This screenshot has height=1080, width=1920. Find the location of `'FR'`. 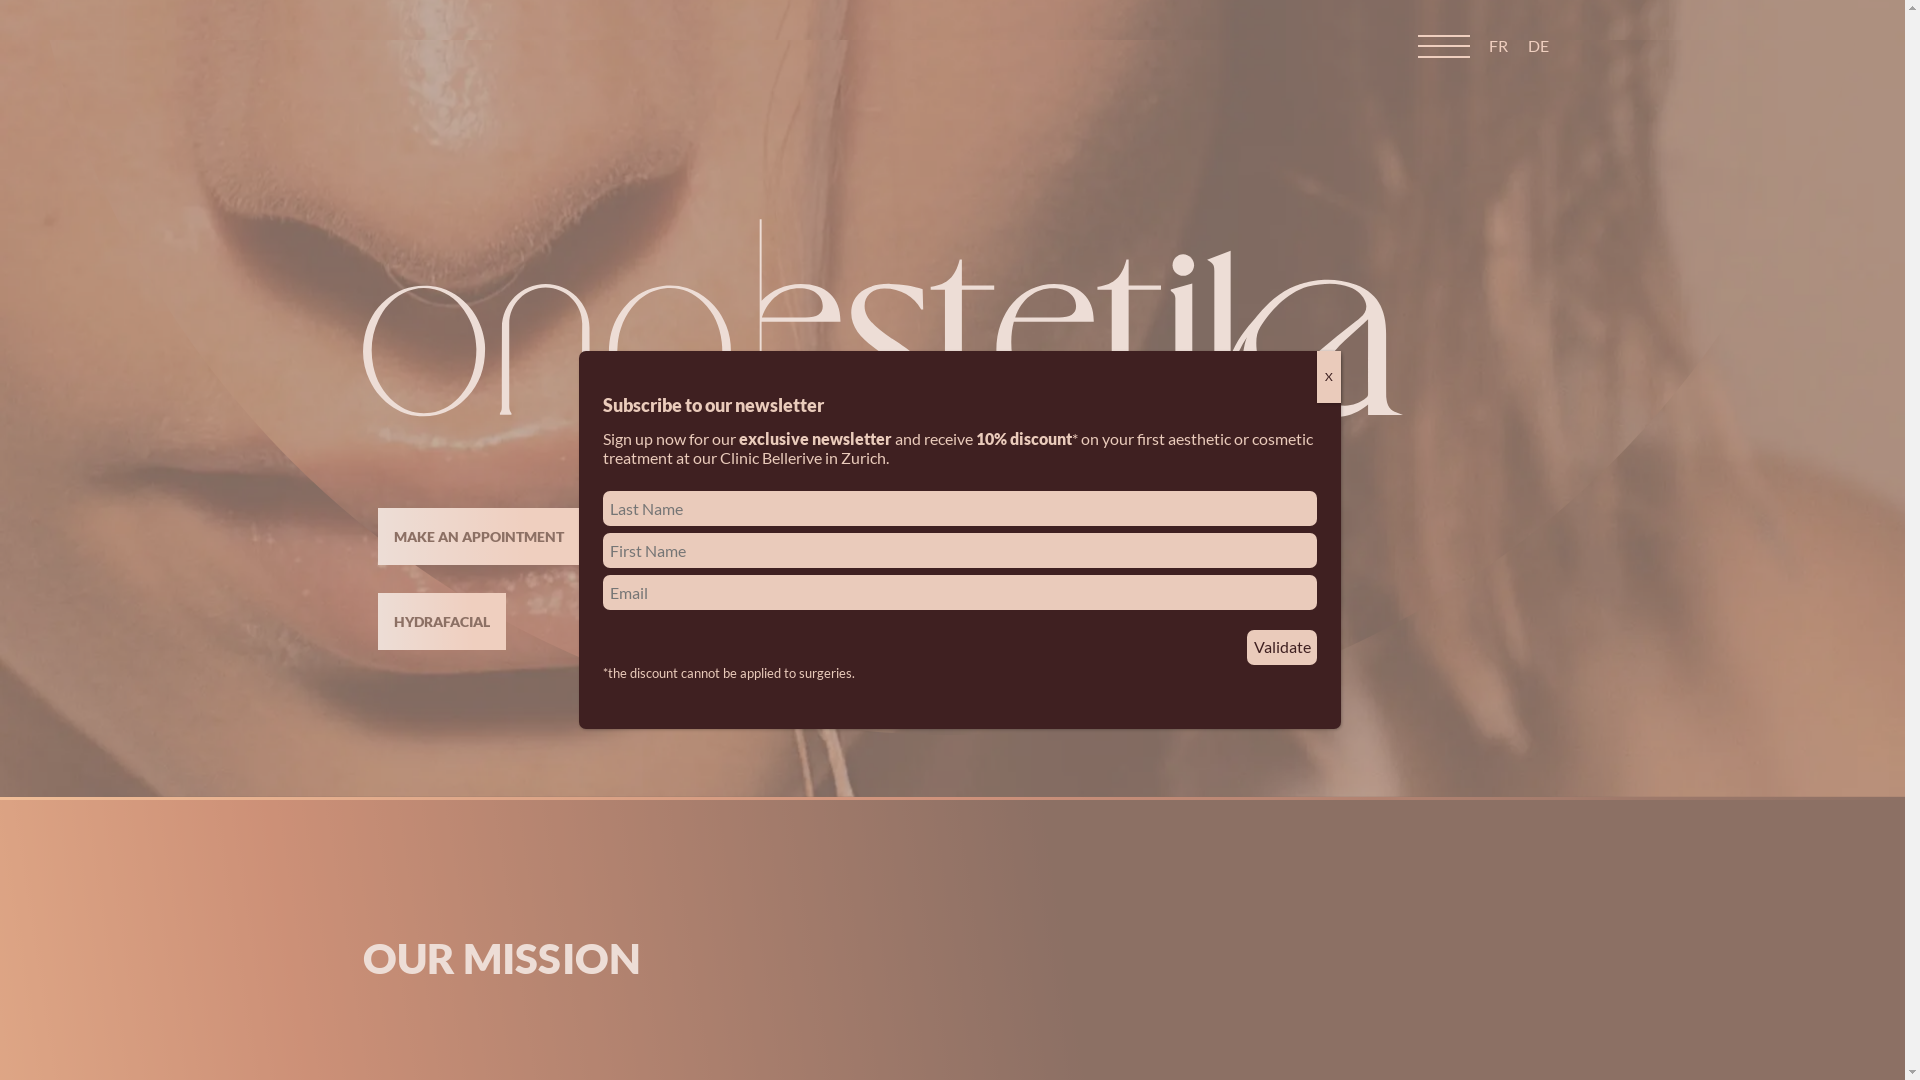

'FR' is located at coordinates (1498, 45).